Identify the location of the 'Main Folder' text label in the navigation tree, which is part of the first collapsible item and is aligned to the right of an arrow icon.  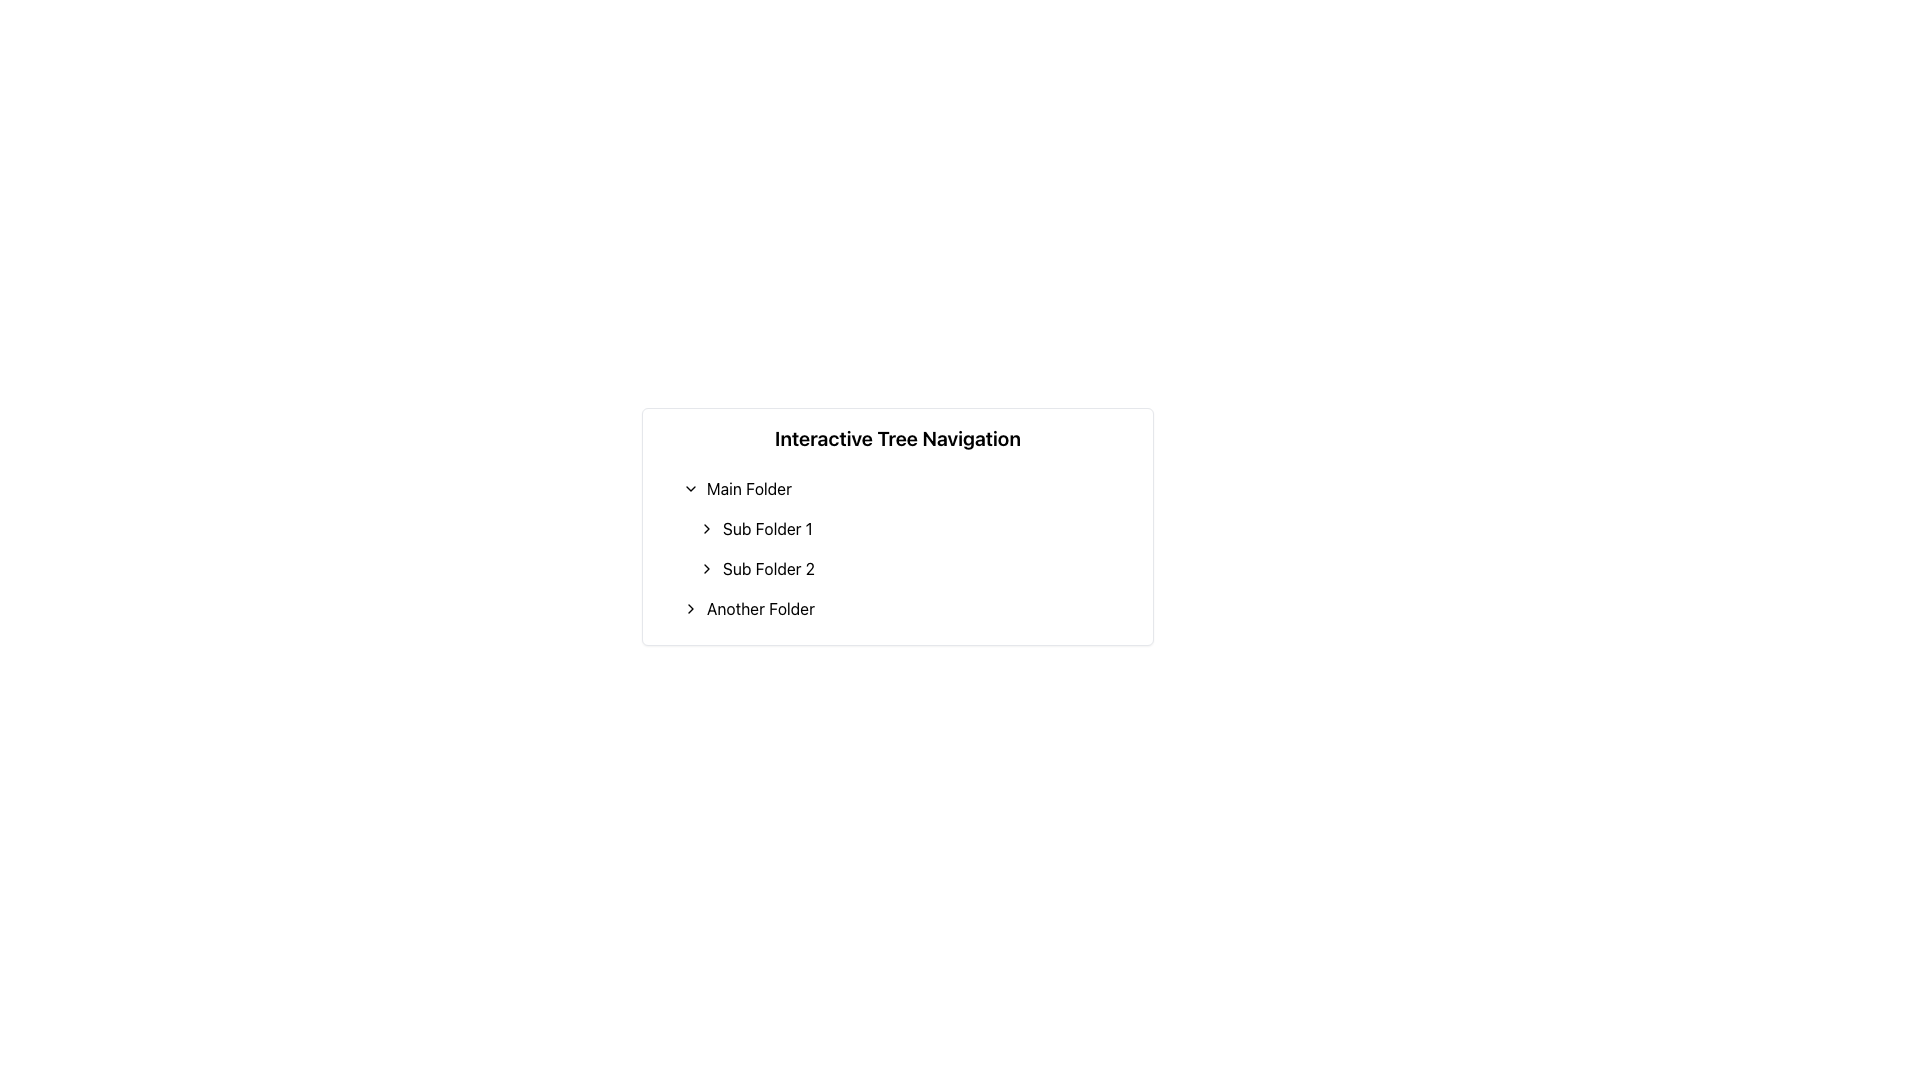
(748, 489).